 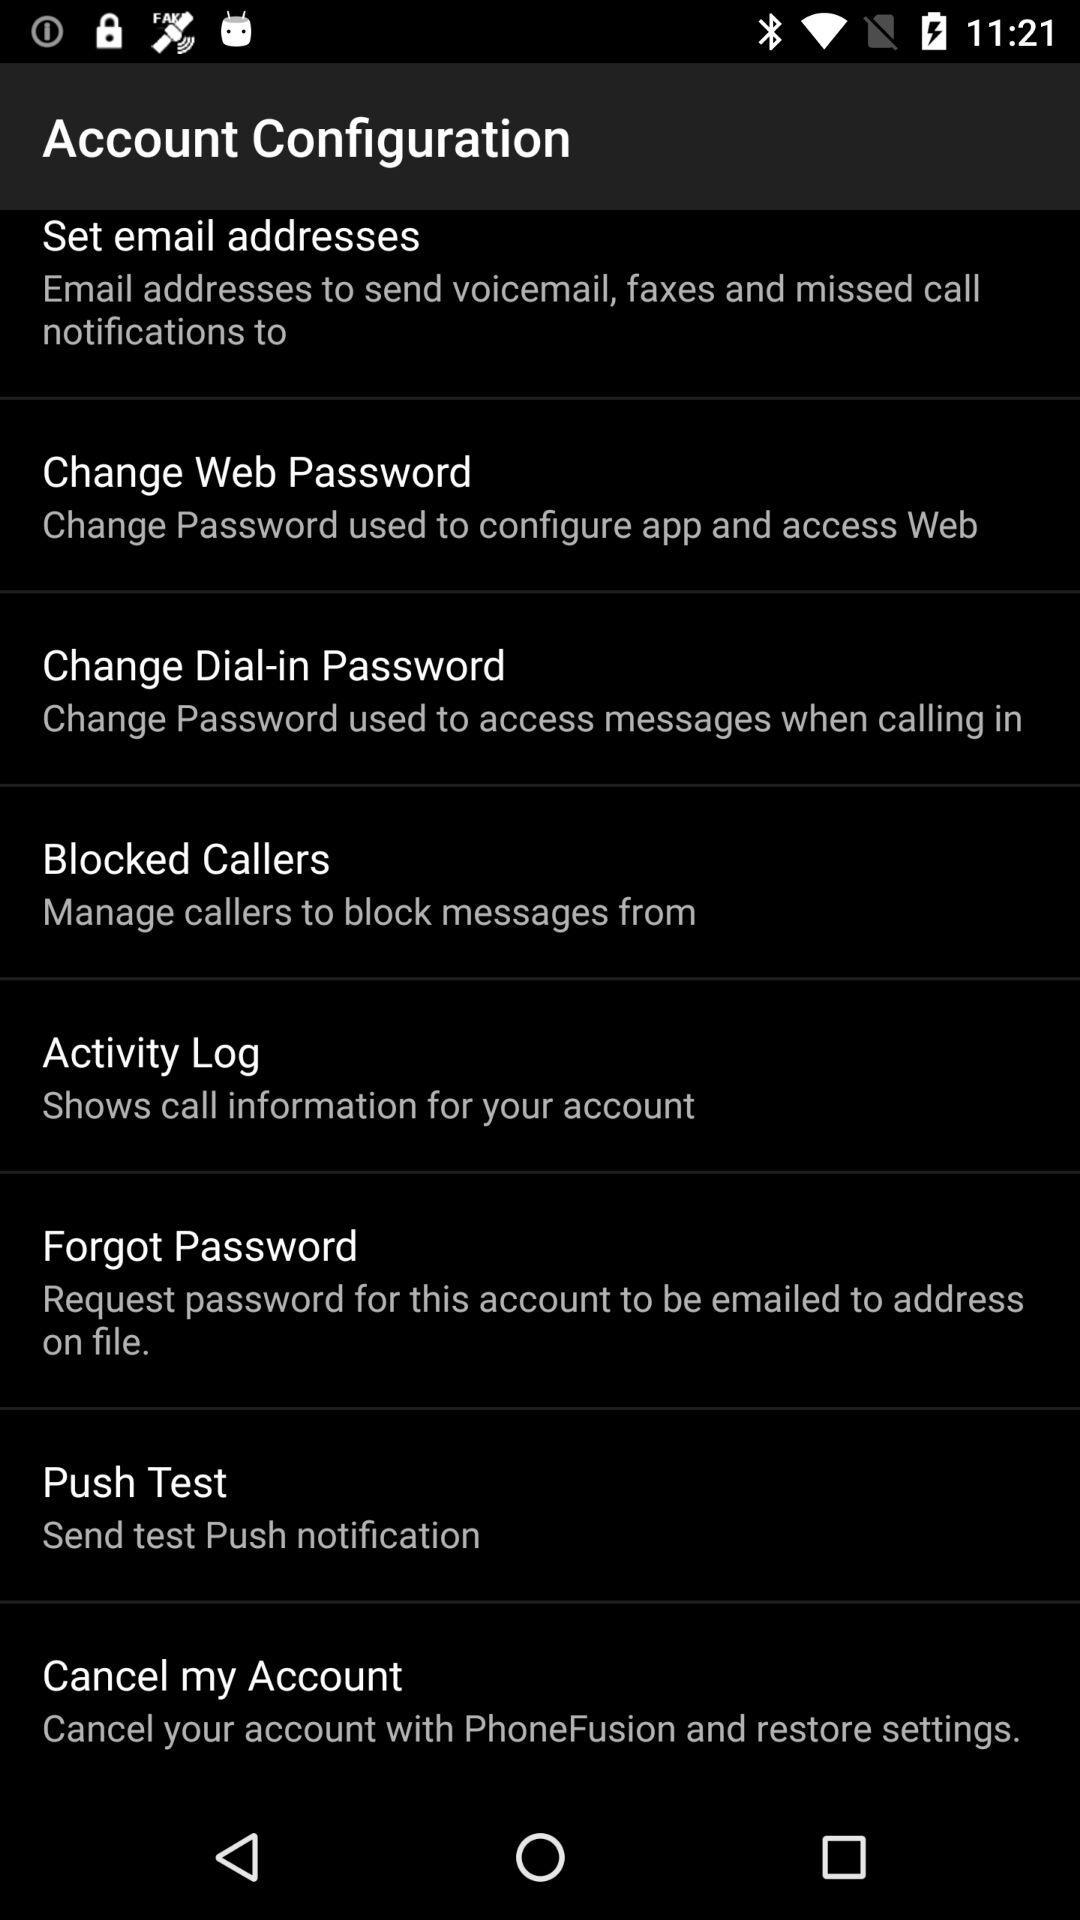 What do you see at coordinates (200, 1243) in the screenshot?
I see `the item above request password for app` at bounding box center [200, 1243].